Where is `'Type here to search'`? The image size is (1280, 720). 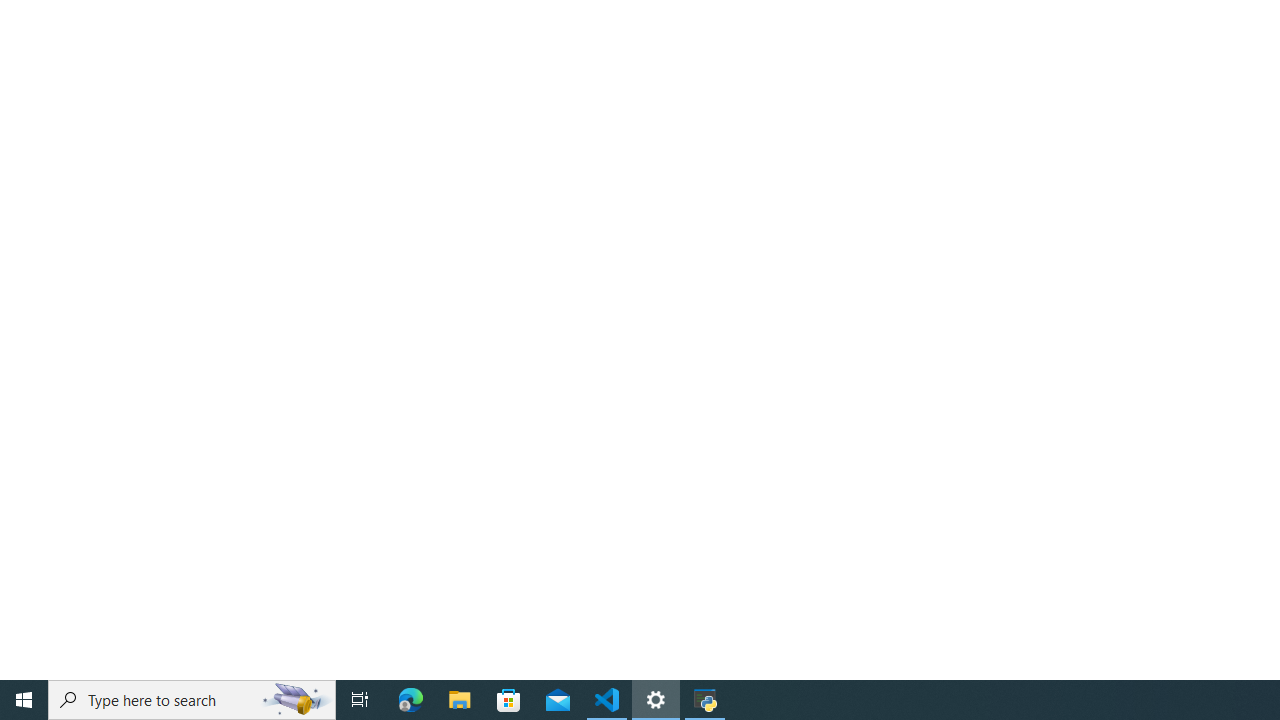
'Type here to search' is located at coordinates (192, 698).